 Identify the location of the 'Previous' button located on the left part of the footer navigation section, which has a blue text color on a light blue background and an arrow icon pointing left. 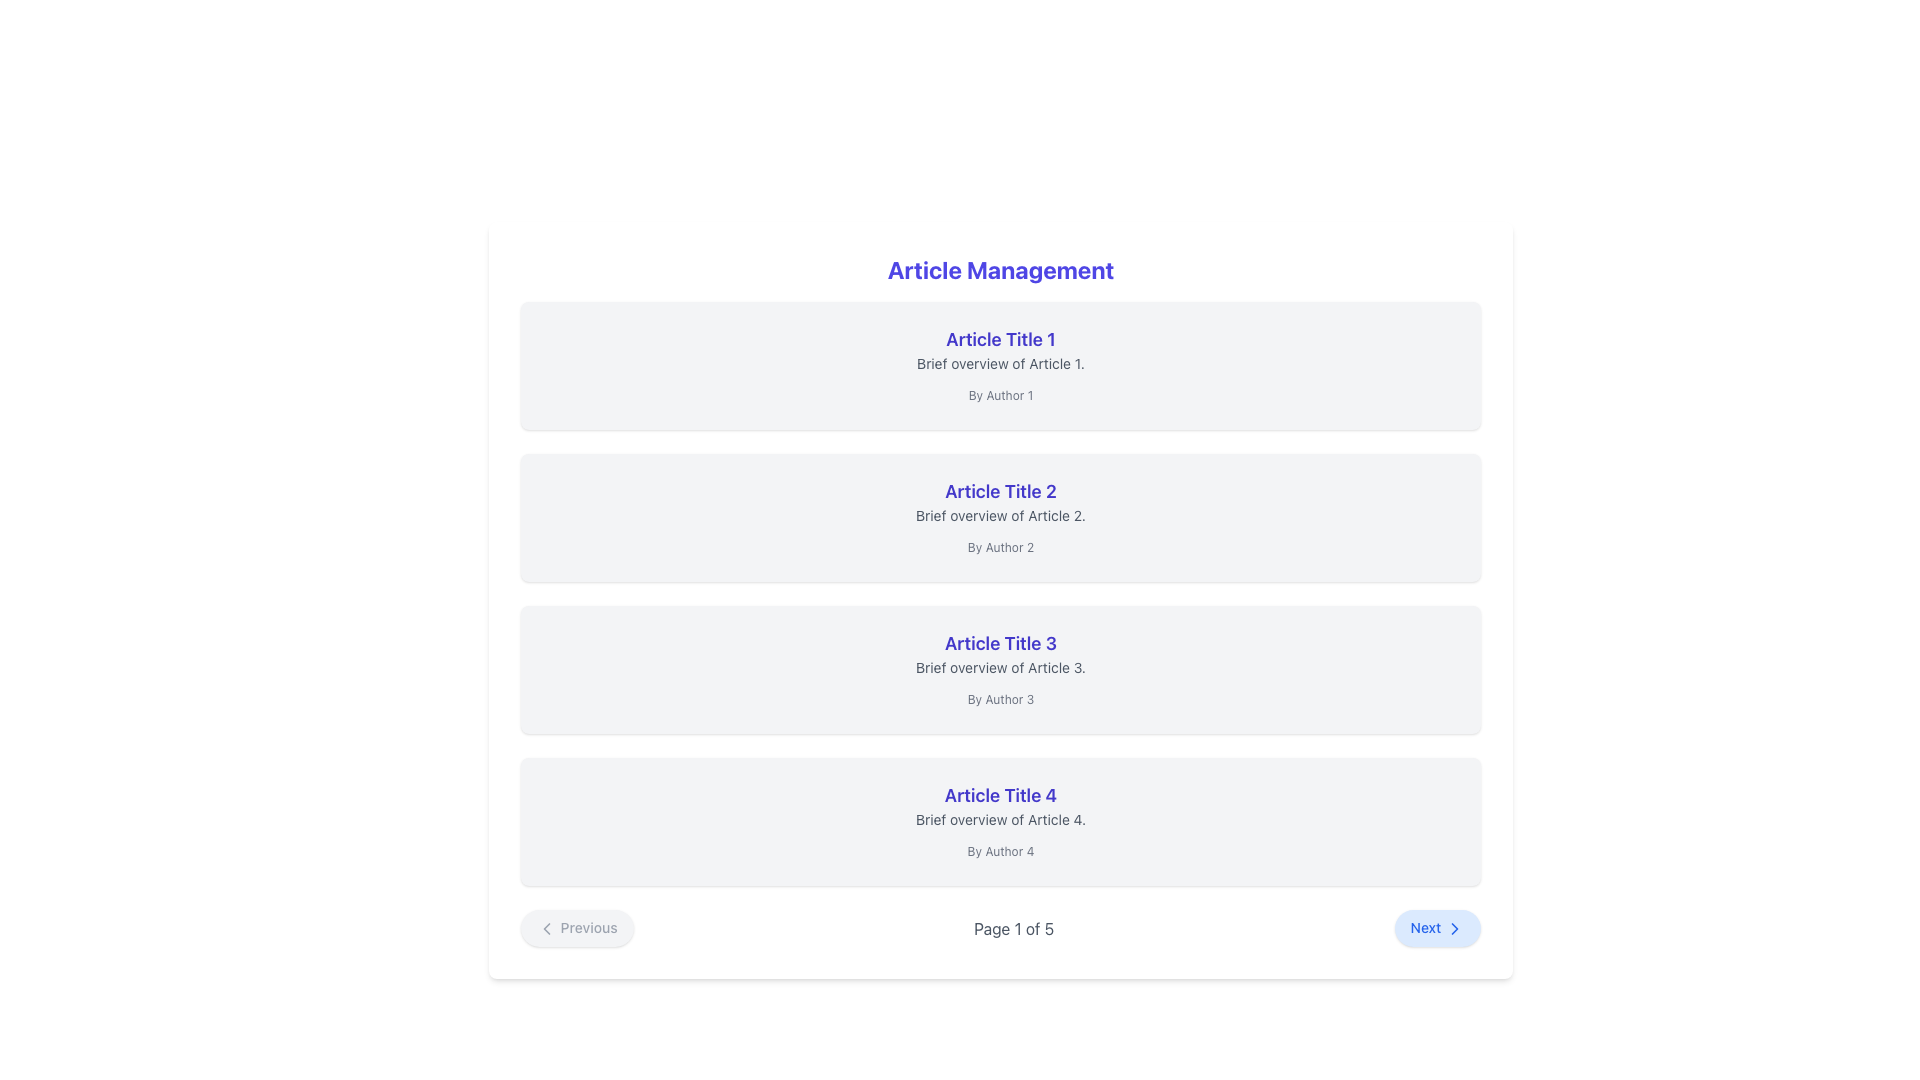
(576, 928).